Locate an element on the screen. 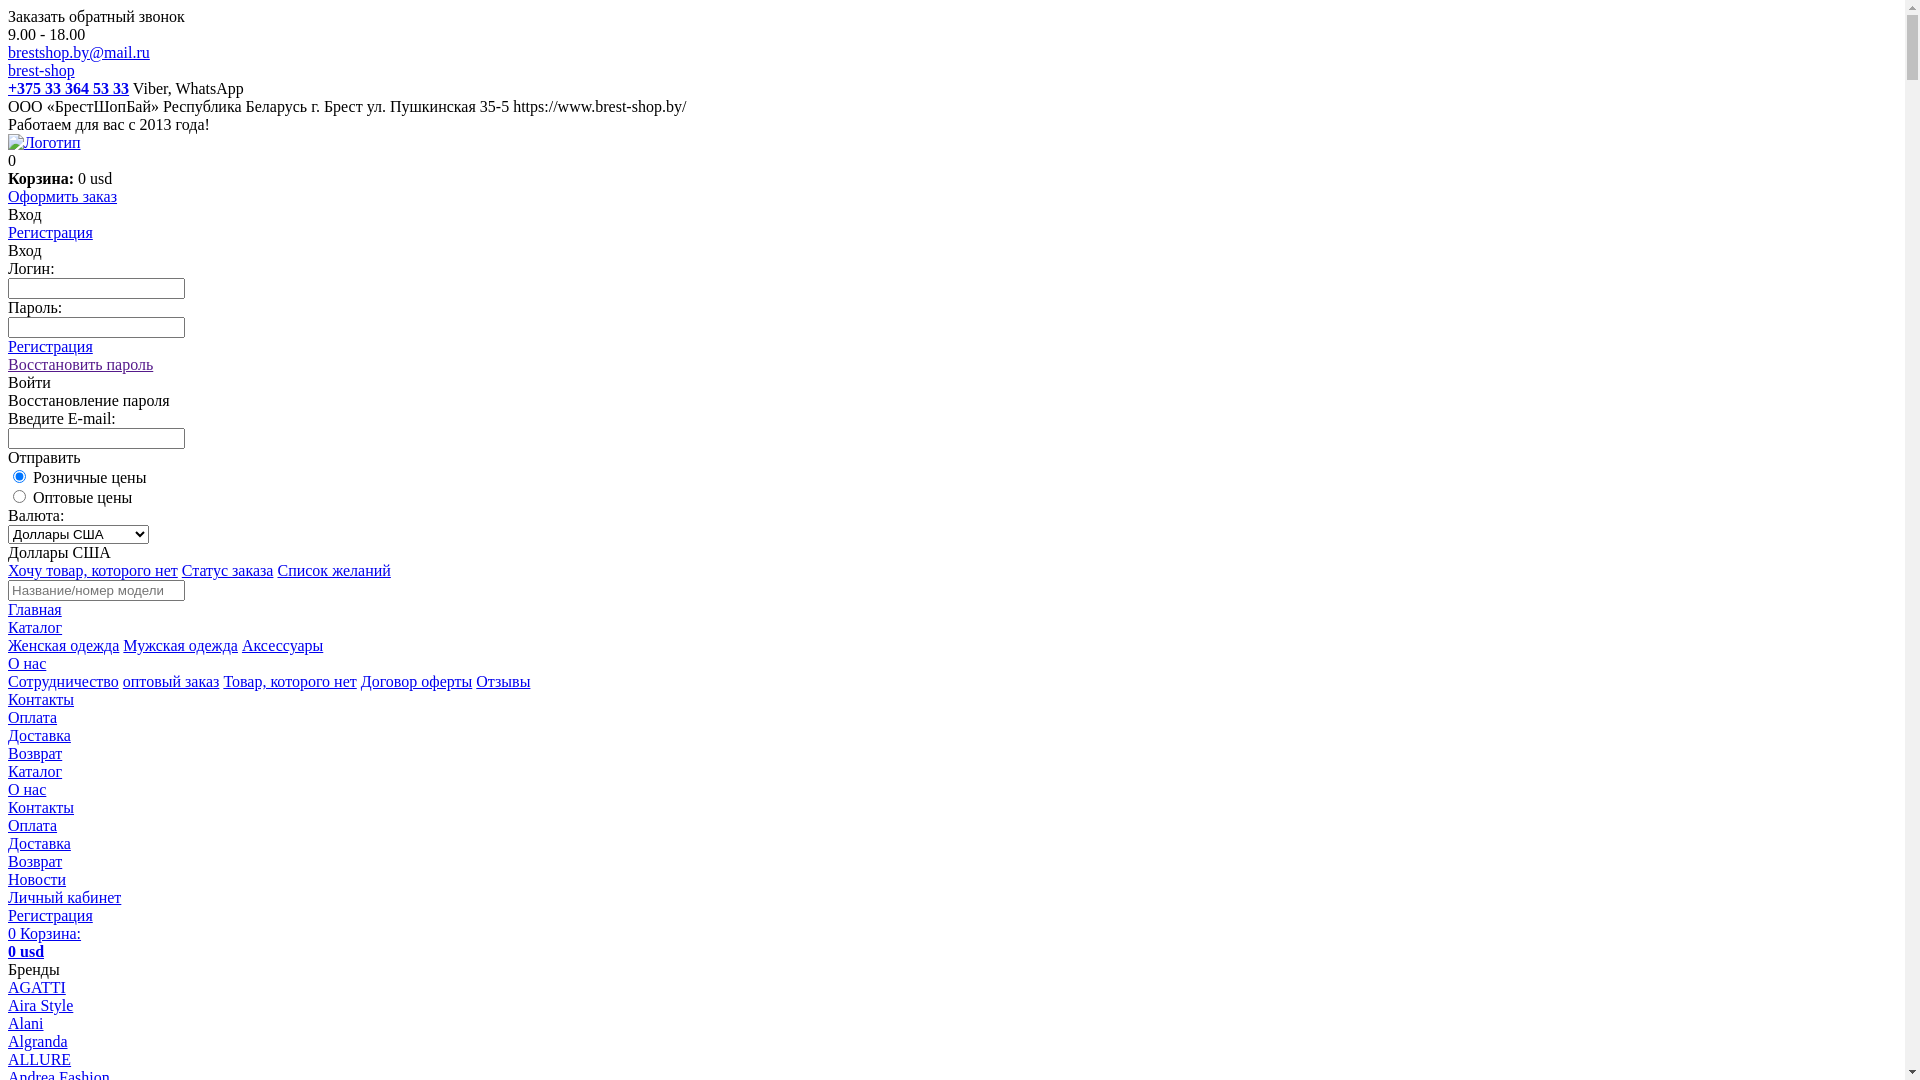 The height and width of the screenshot is (1080, 1920). '+375 33 364 53 33' is located at coordinates (68, 87).